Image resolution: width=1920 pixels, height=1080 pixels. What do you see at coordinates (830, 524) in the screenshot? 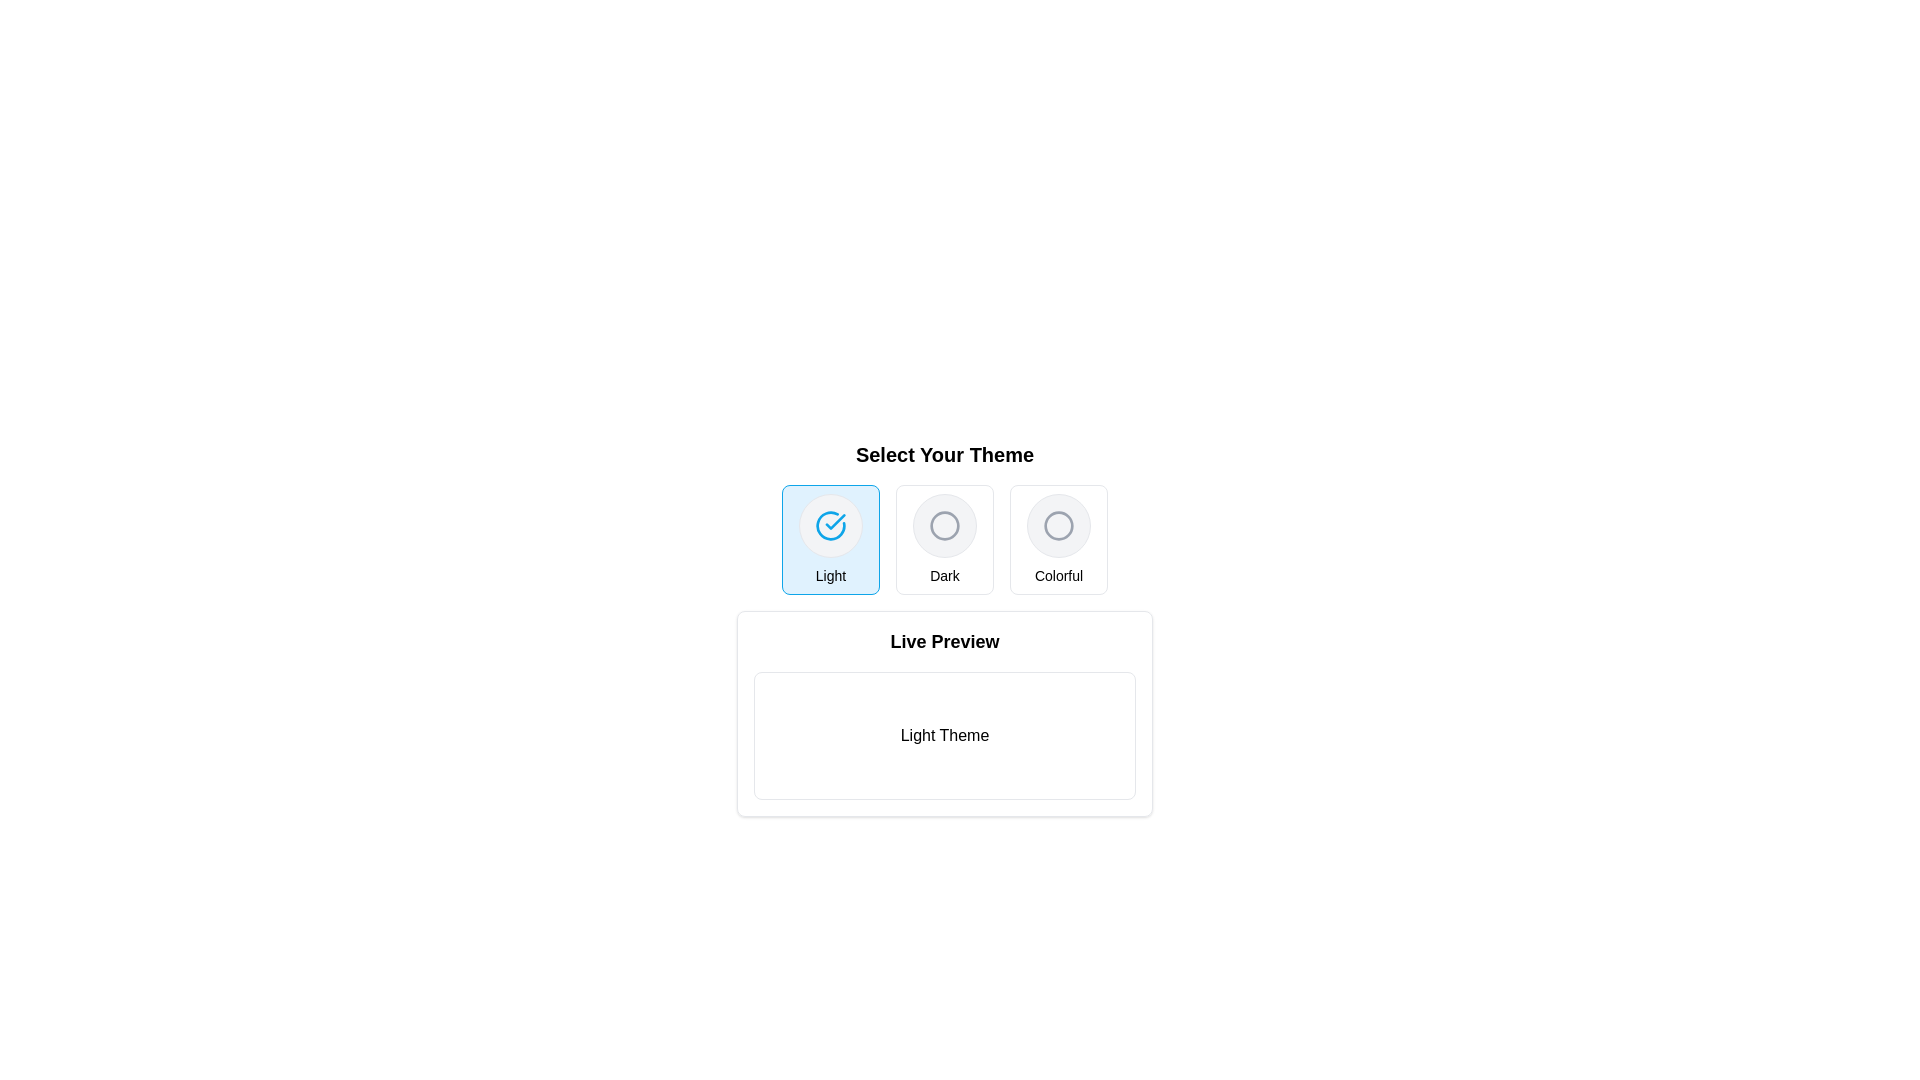
I see `the checkmark icon component that indicates the active selection of the 'Light' theme, located centrally within the first option under the 'Select Your Theme' section` at bounding box center [830, 524].